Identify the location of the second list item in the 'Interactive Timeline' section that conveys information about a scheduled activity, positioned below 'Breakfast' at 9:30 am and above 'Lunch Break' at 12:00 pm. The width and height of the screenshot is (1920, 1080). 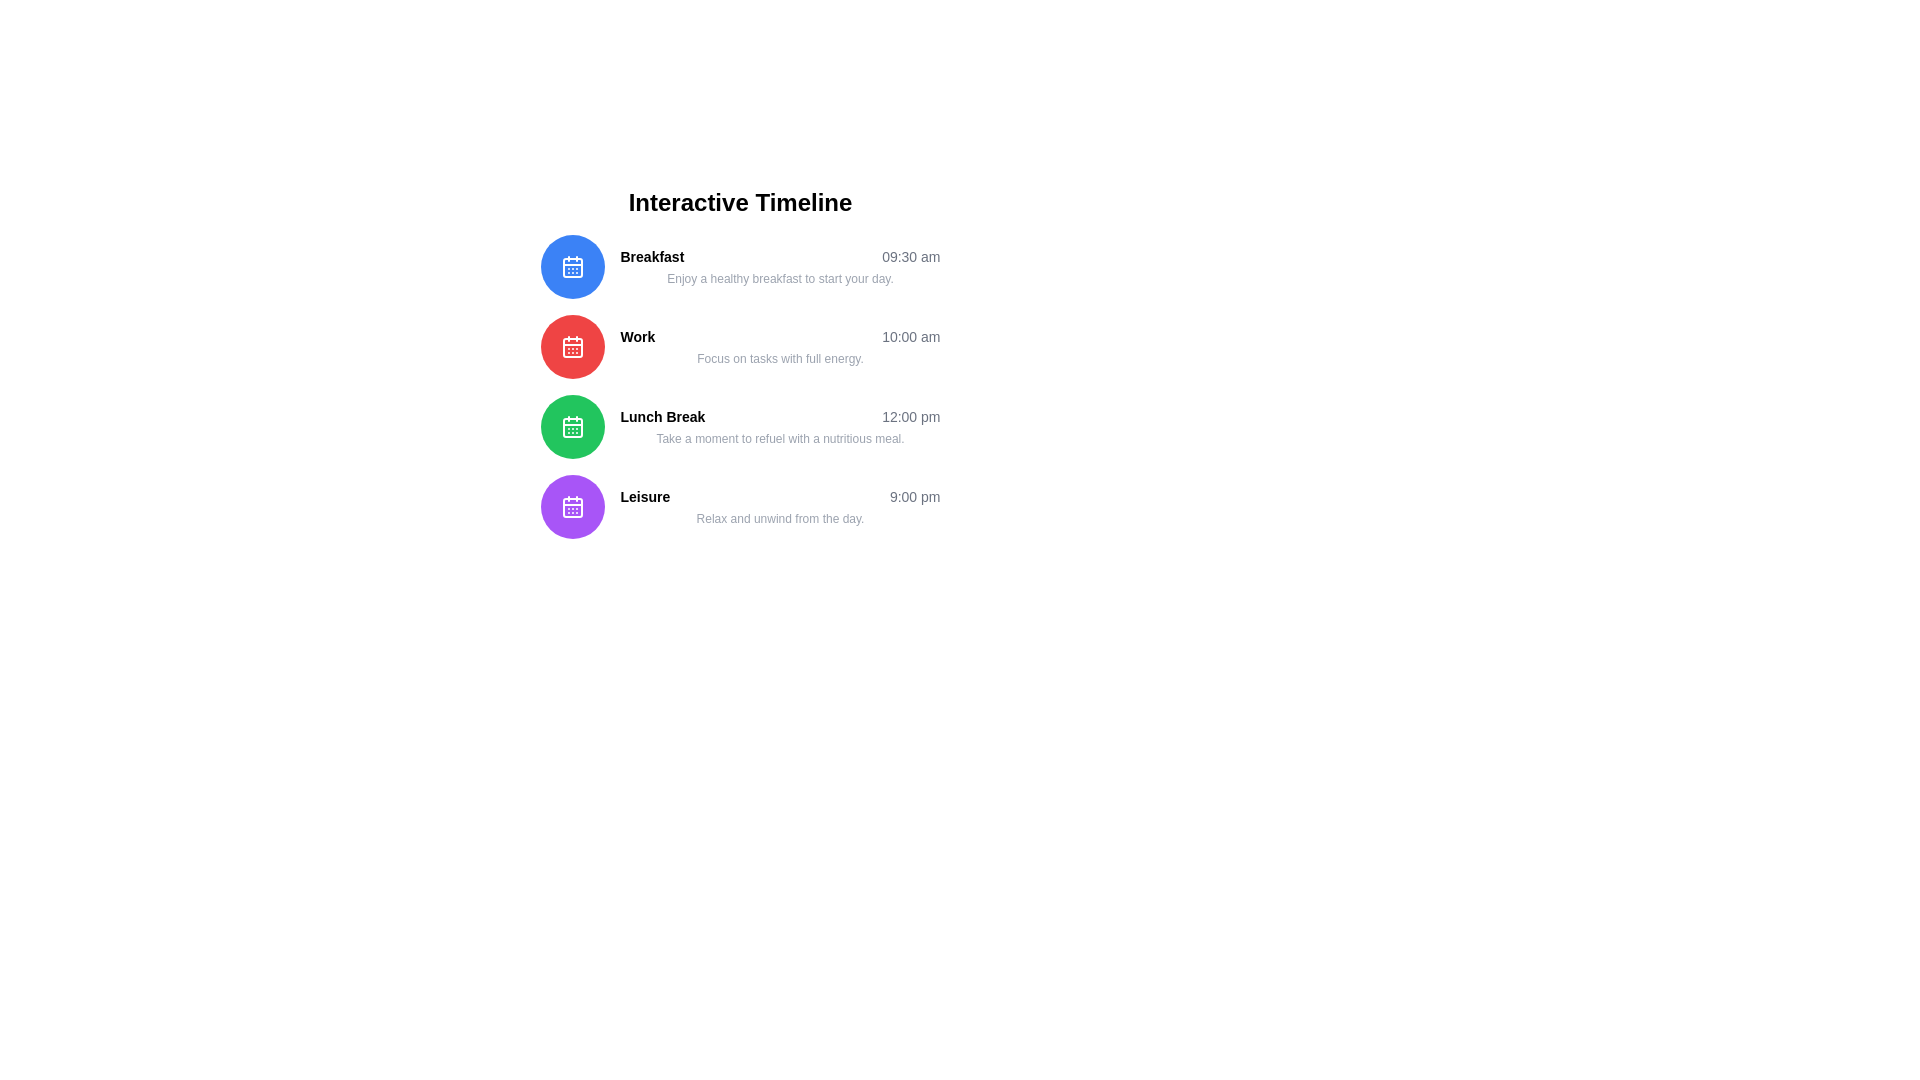
(739, 346).